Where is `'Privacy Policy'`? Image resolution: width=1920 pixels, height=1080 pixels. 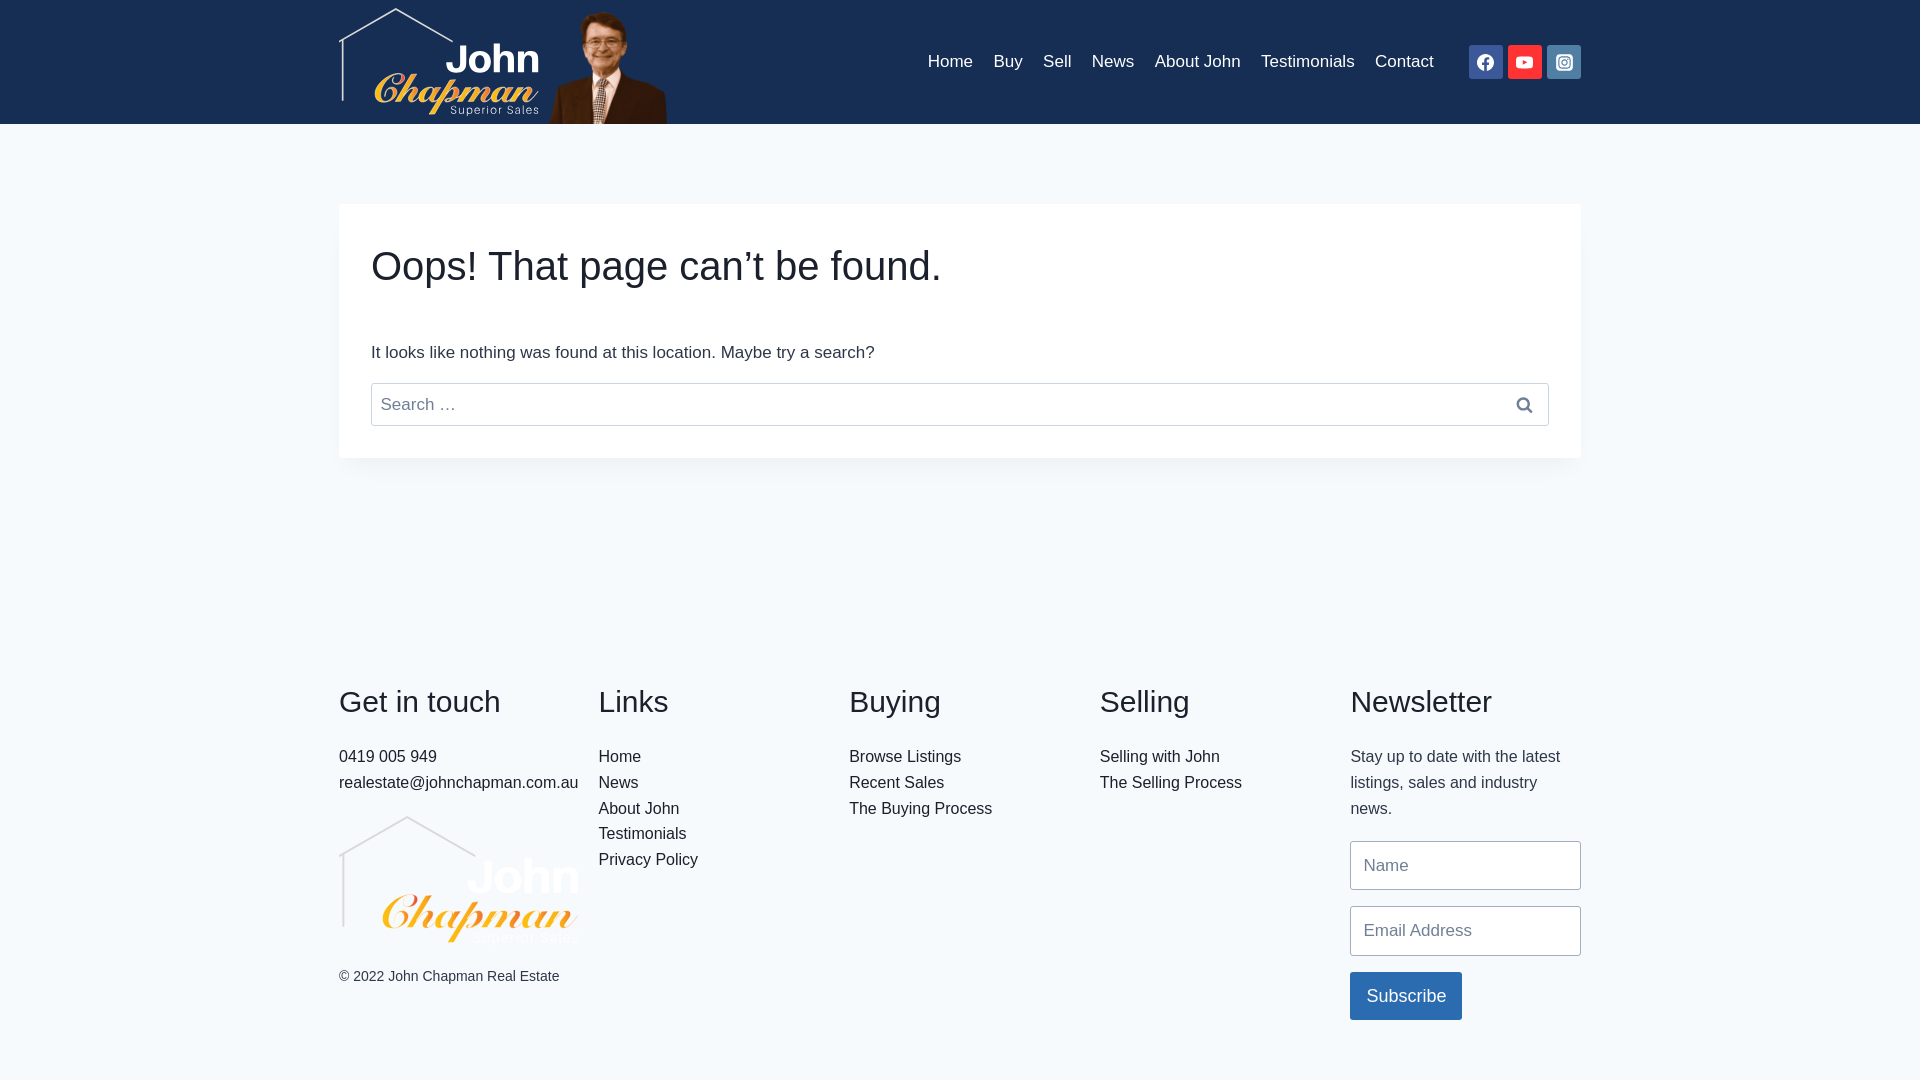 'Privacy Policy' is located at coordinates (648, 858).